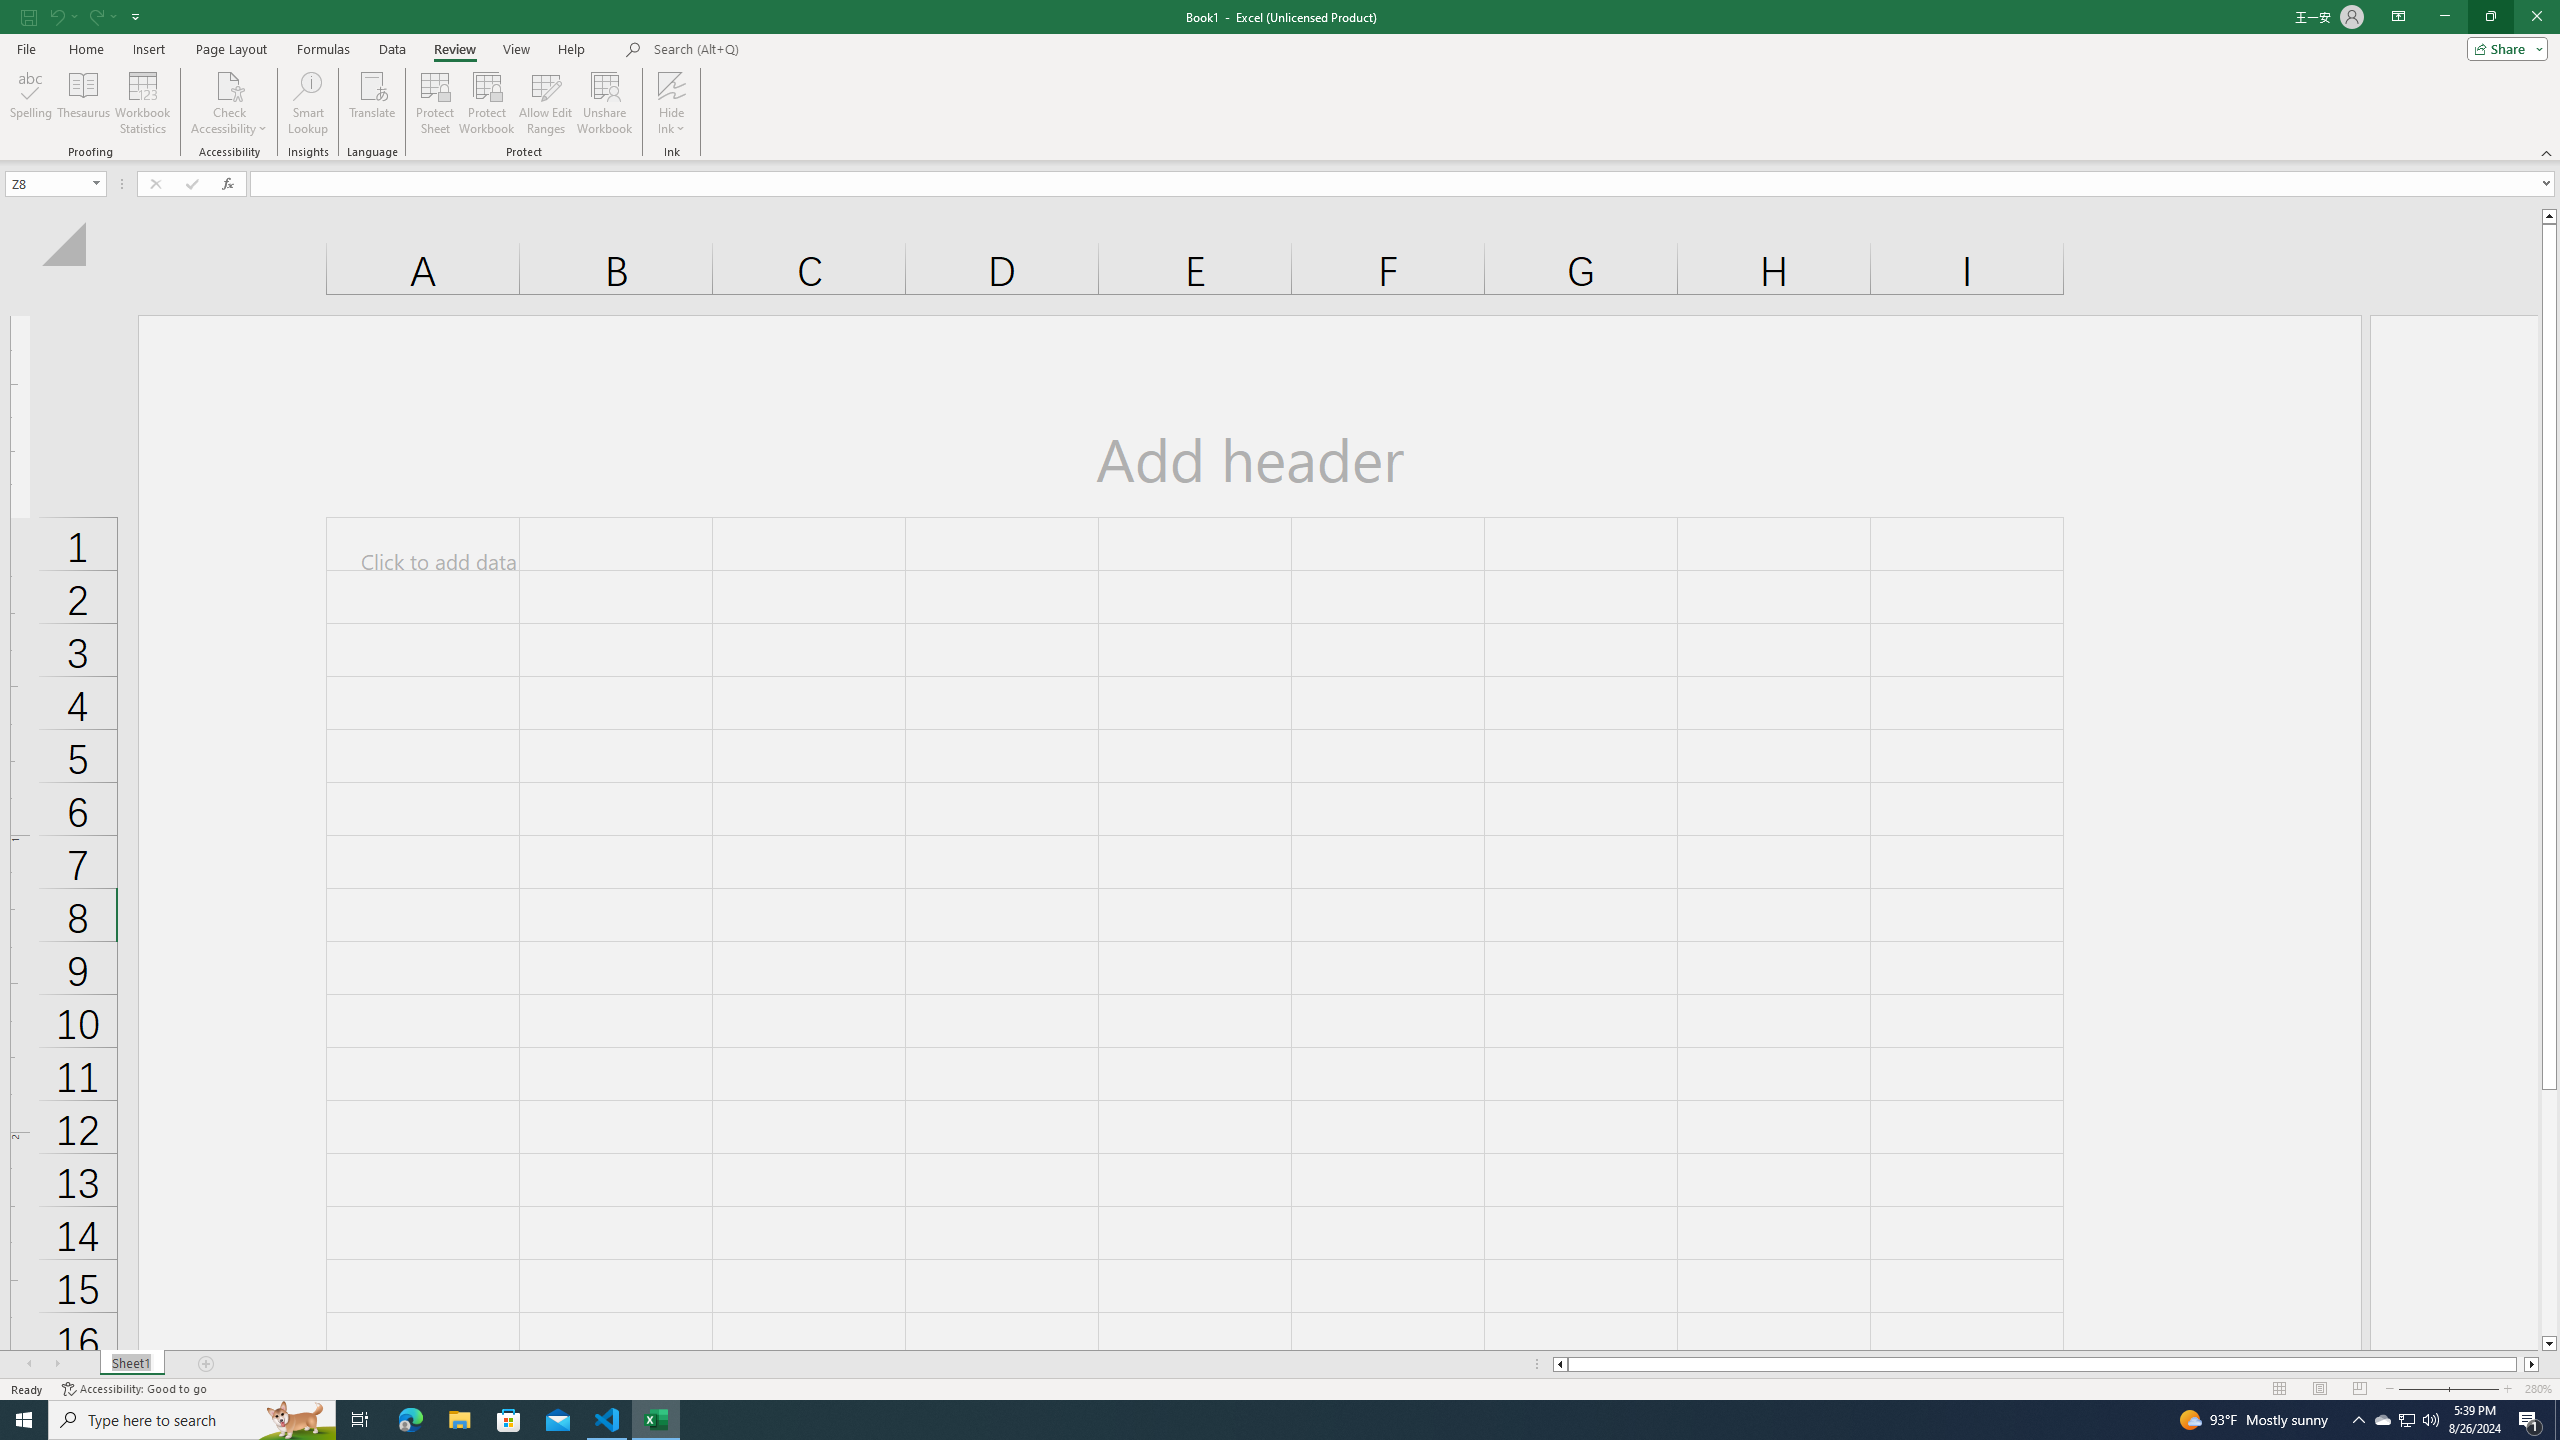 The height and width of the screenshot is (1440, 2560). Describe the element at coordinates (546, 103) in the screenshot. I see `'Allow Edit Ranges'` at that location.